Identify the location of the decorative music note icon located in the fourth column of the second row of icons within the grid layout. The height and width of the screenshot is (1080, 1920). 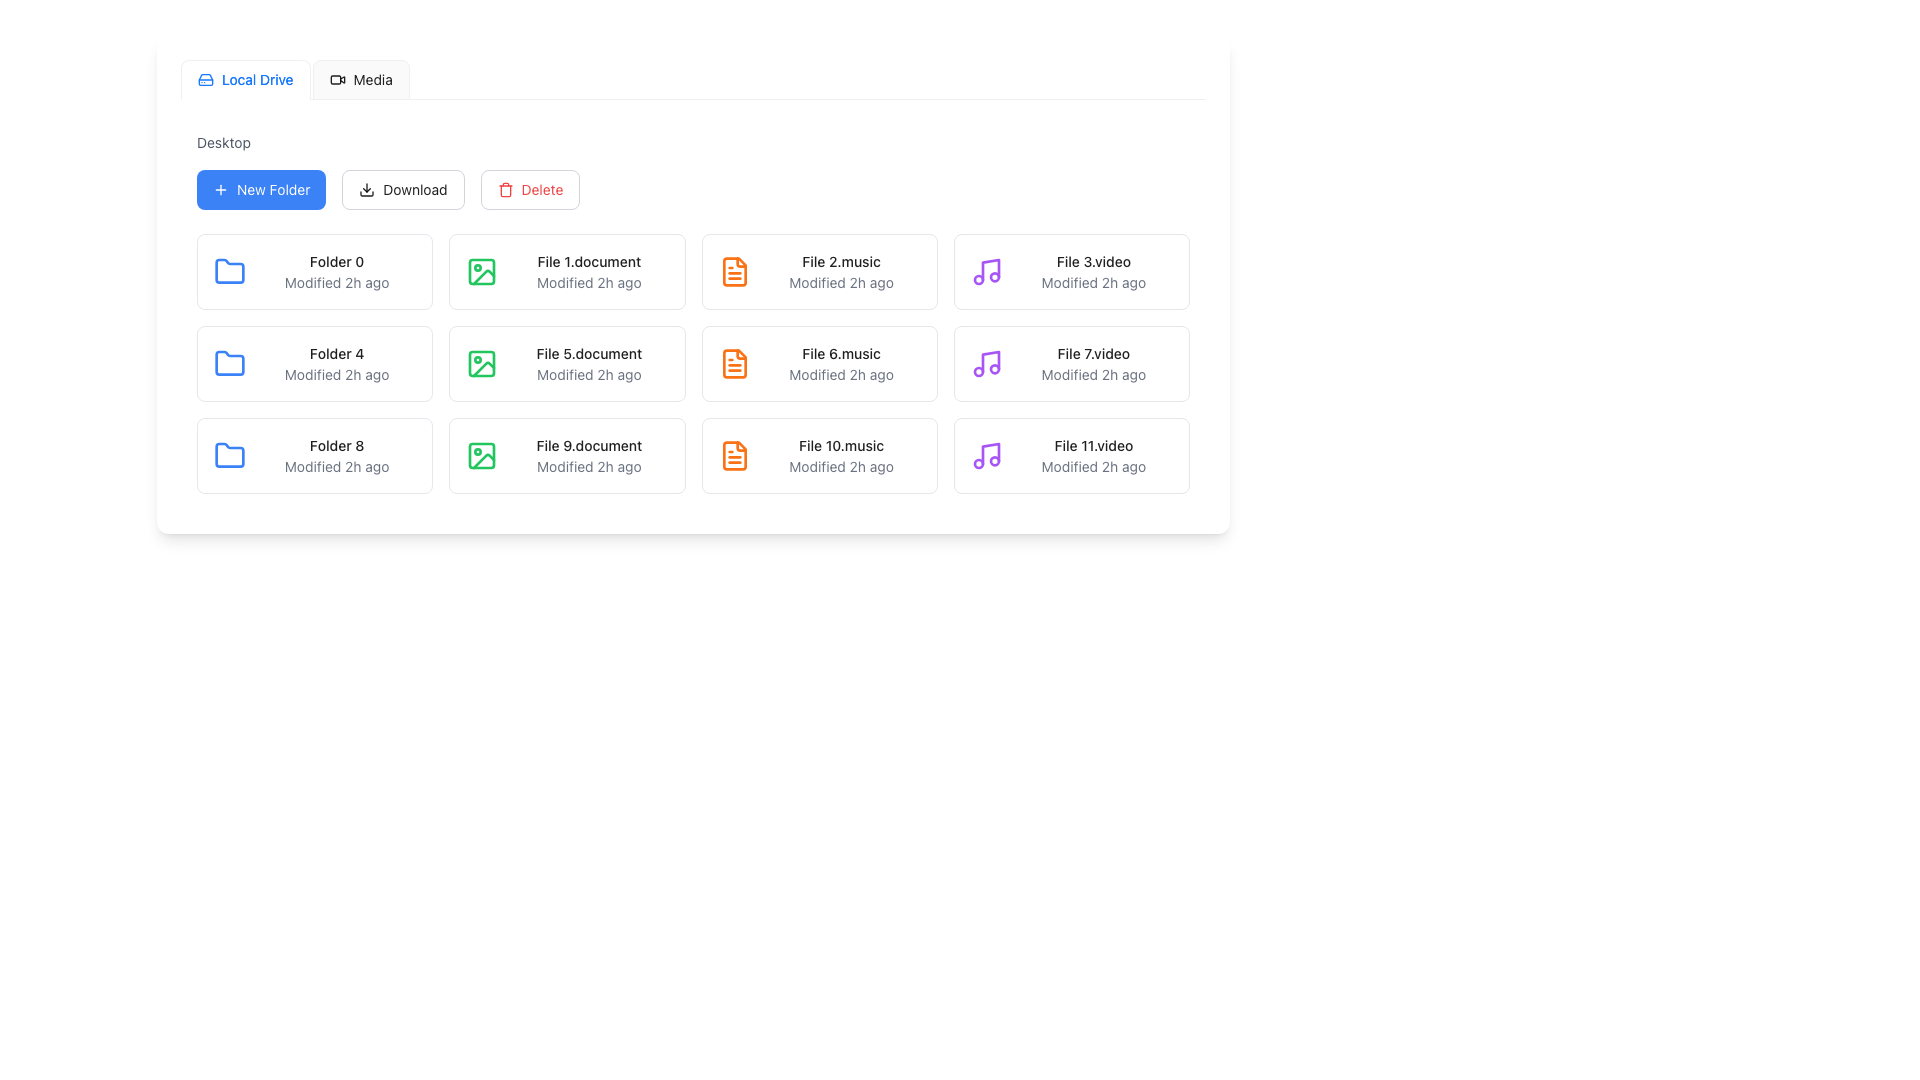
(990, 270).